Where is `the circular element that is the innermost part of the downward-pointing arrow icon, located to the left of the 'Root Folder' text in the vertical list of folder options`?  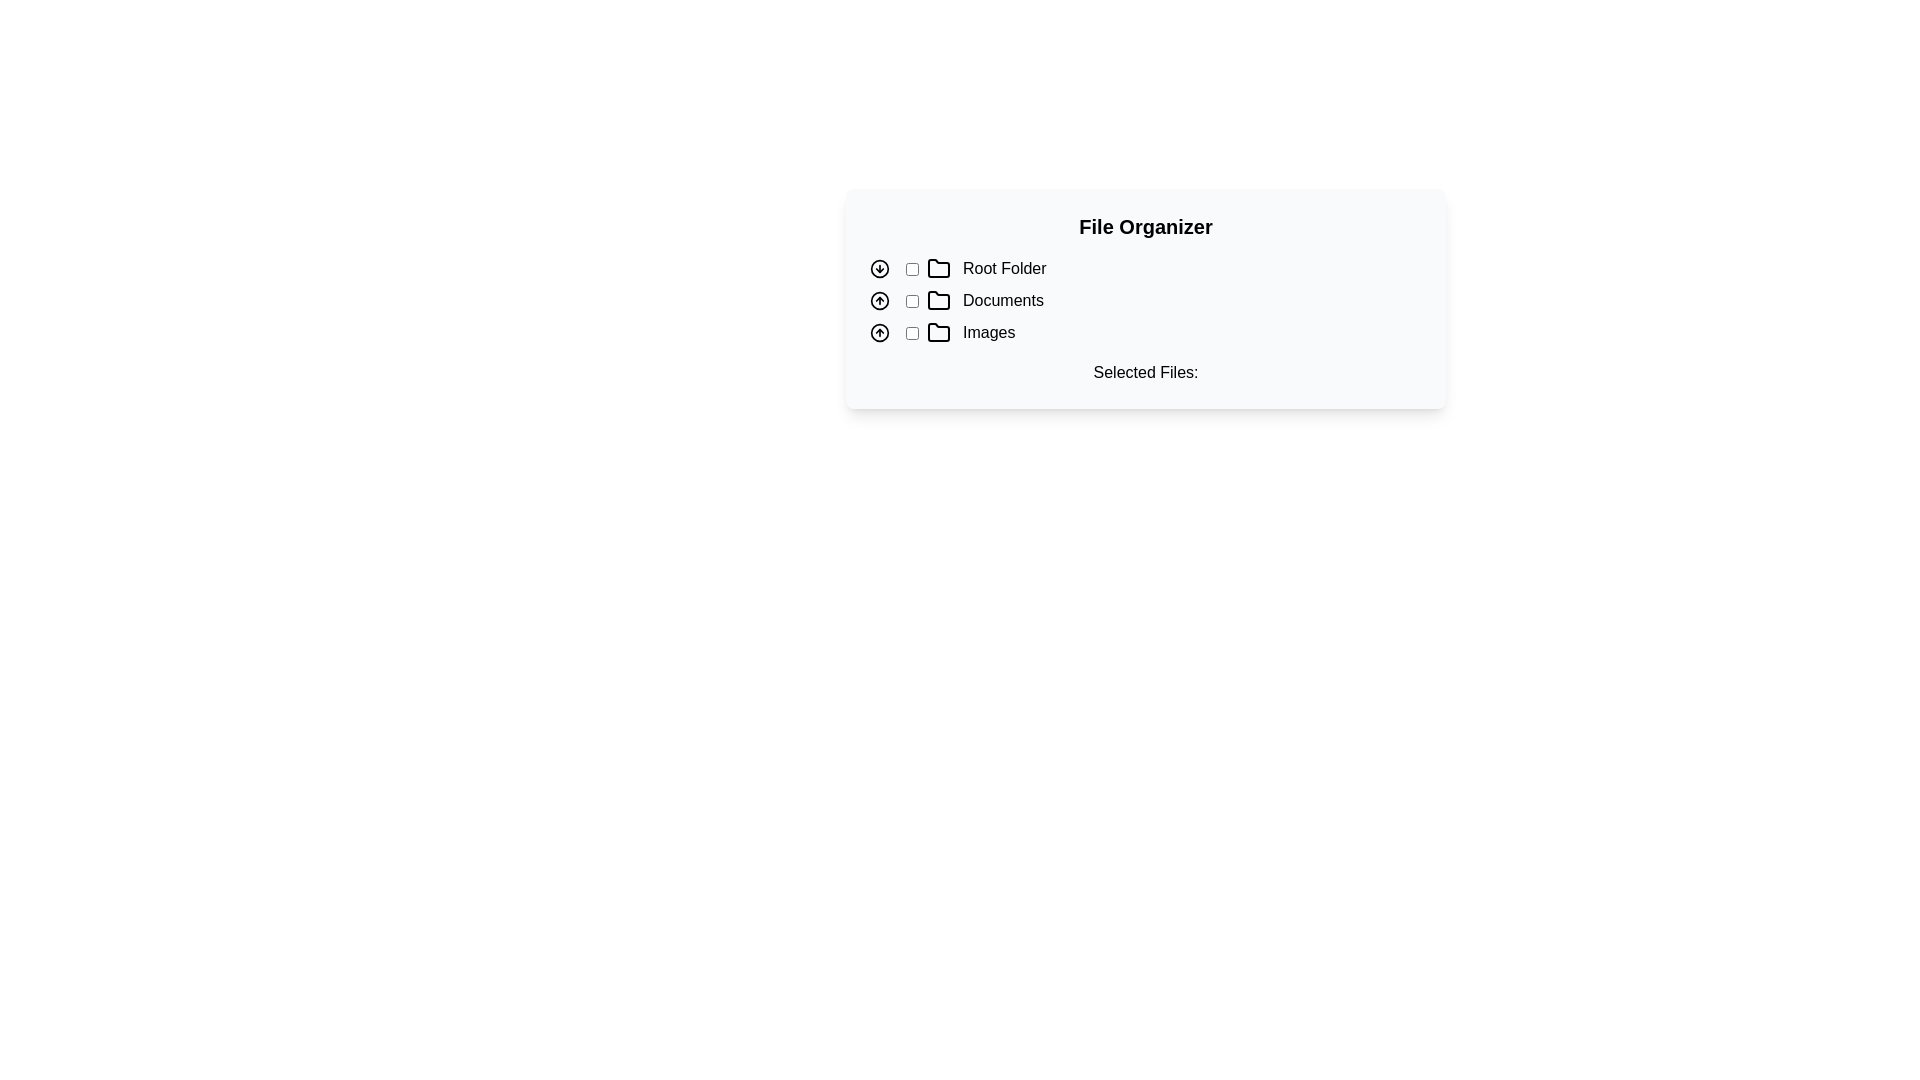 the circular element that is the innermost part of the downward-pointing arrow icon, located to the left of the 'Root Folder' text in the vertical list of folder options is located at coordinates (879, 268).